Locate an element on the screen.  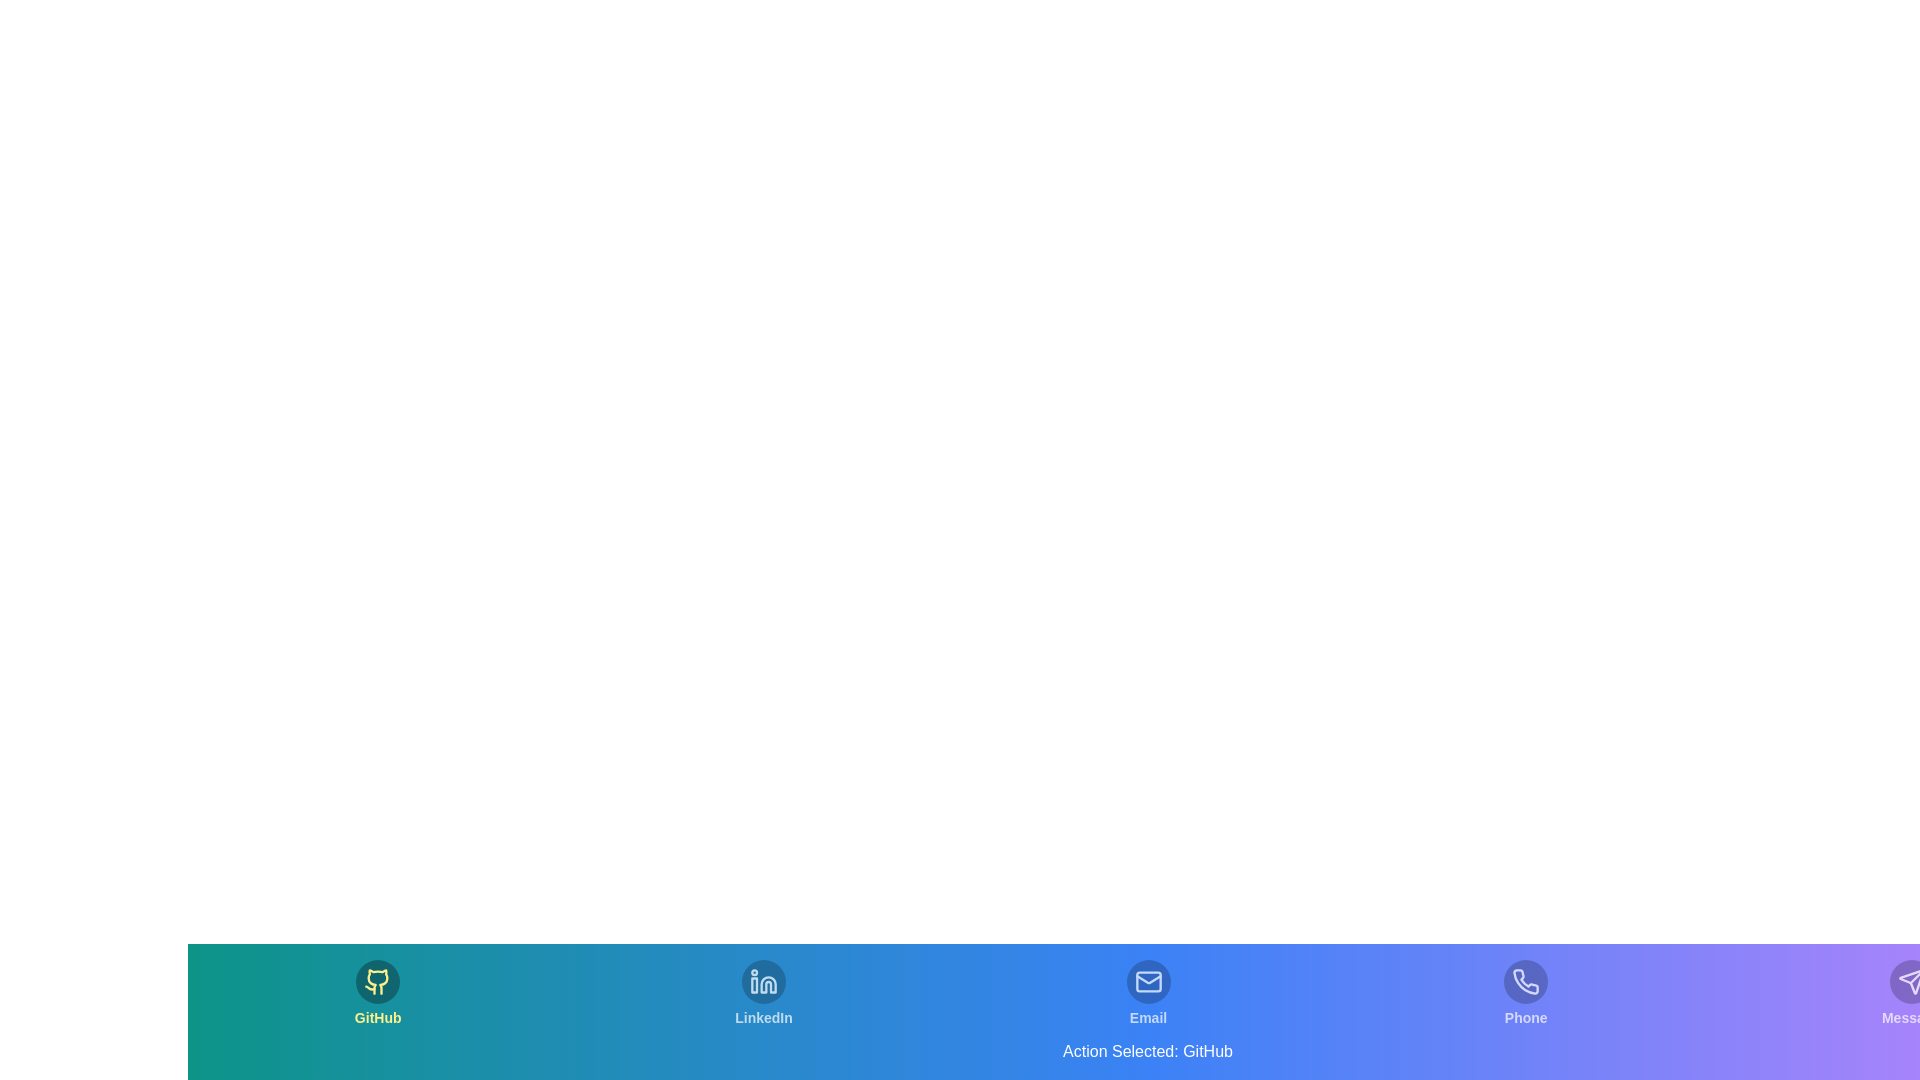
the icon labeled Email to observe its hover effect is located at coordinates (1147, 994).